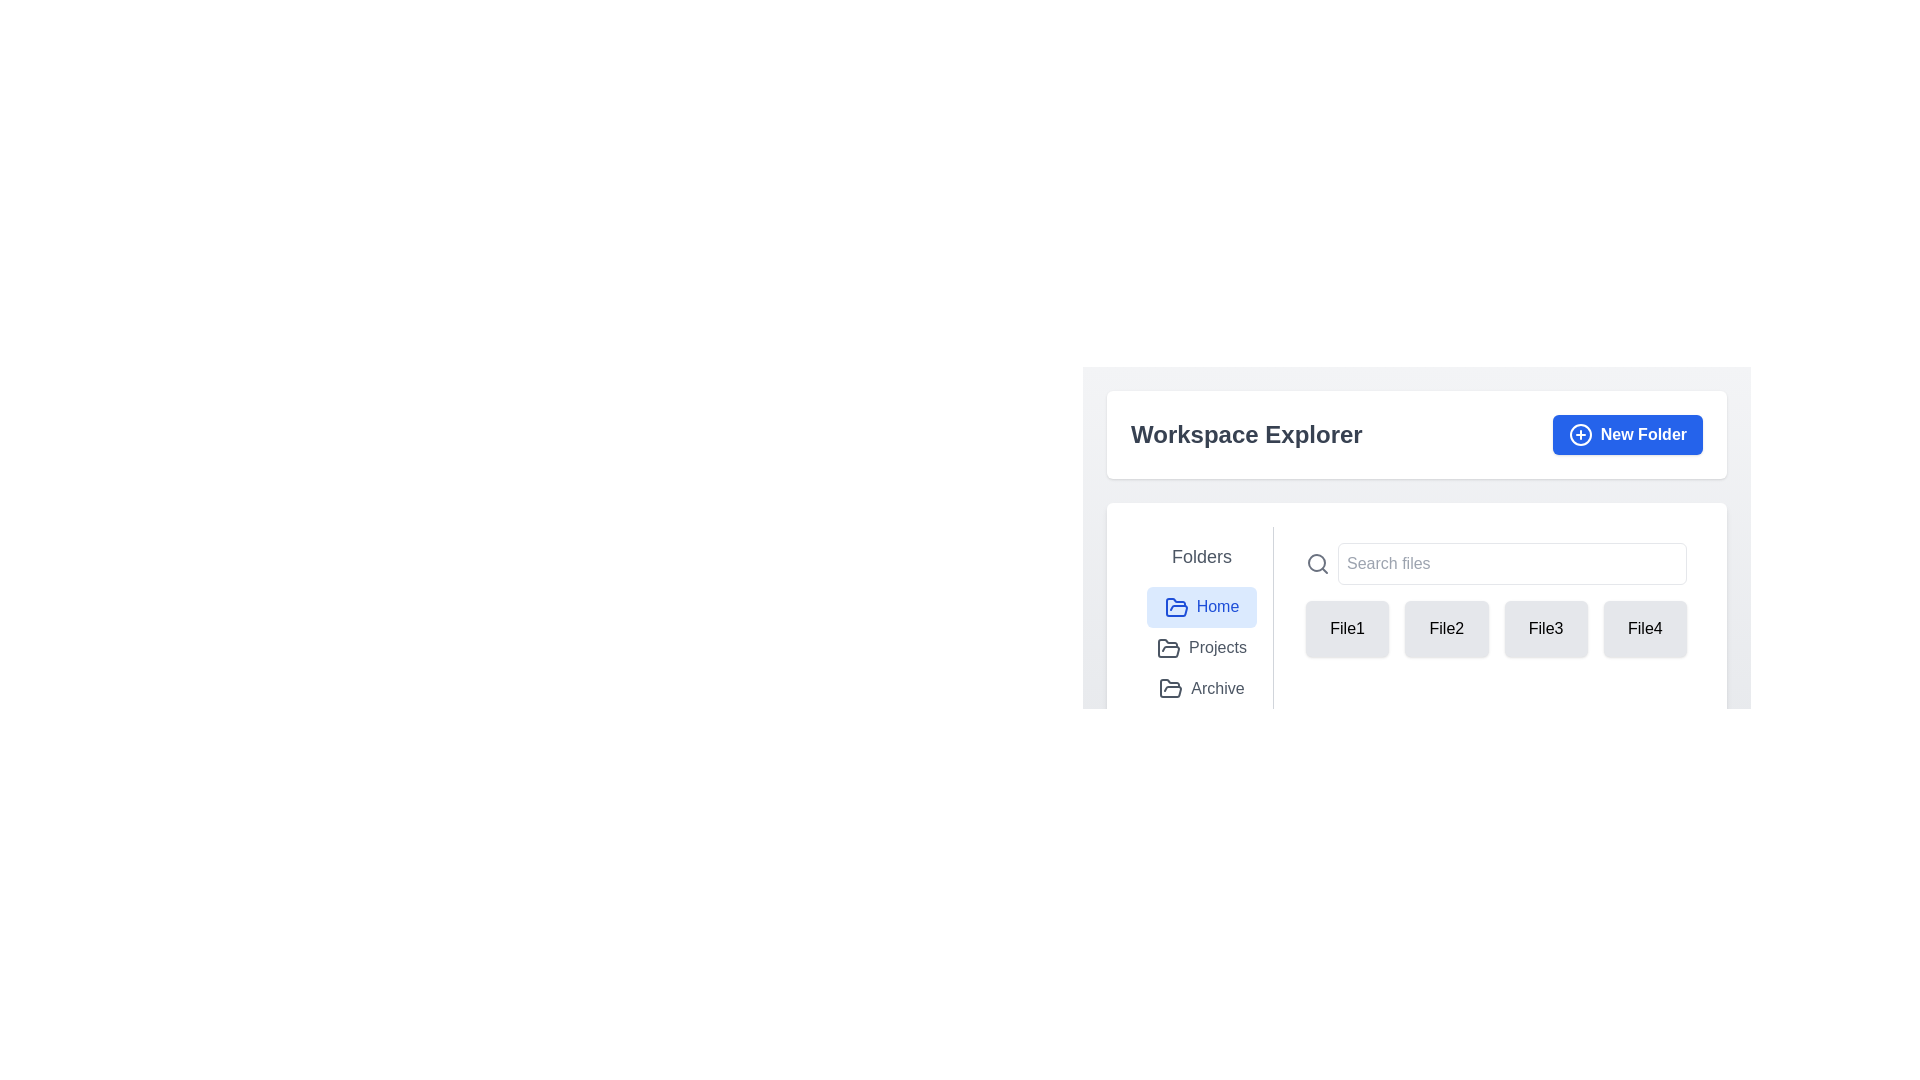  I want to click on the 'Projects' folder navigation item in the workspace, so click(1200, 648).